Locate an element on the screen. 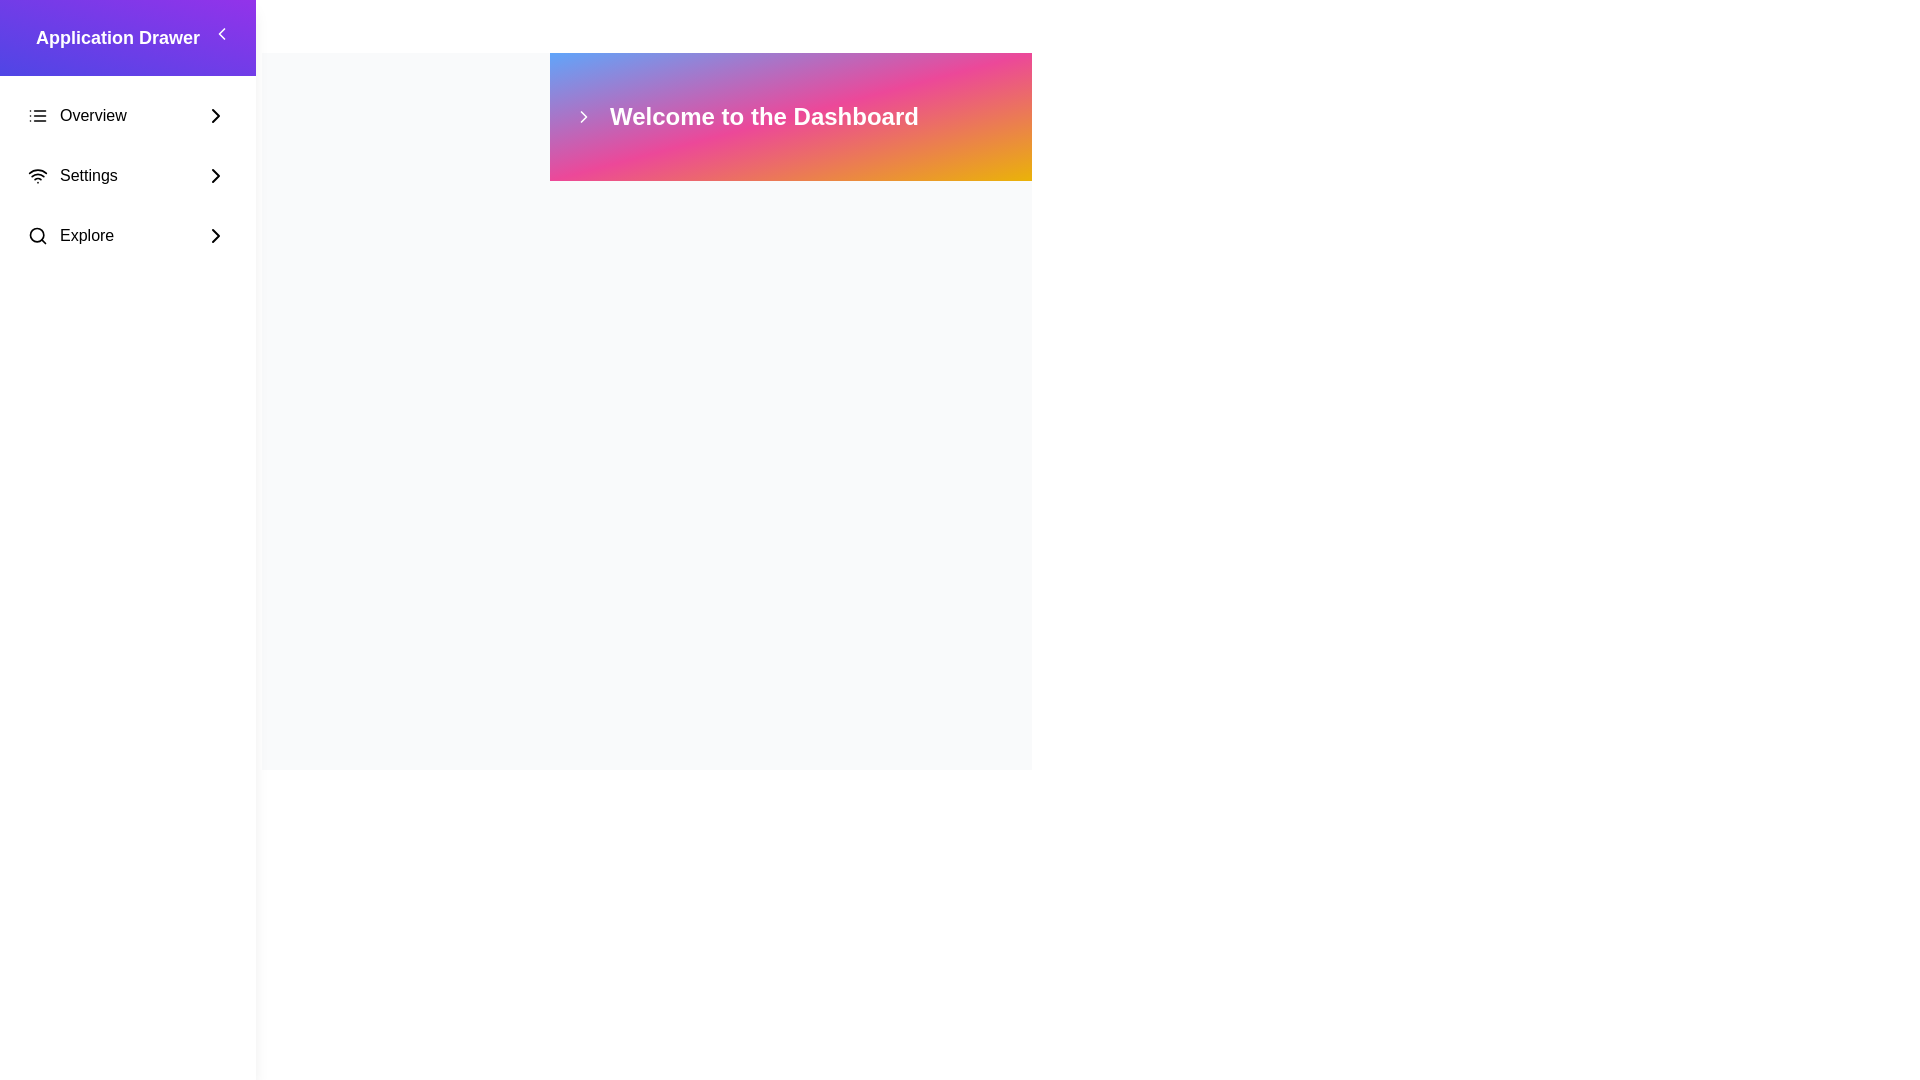  the left-pointing chevron icon with a white stroke and purple background, located in the top-right corner of the 'Application Drawer' header is located at coordinates (221, 34).